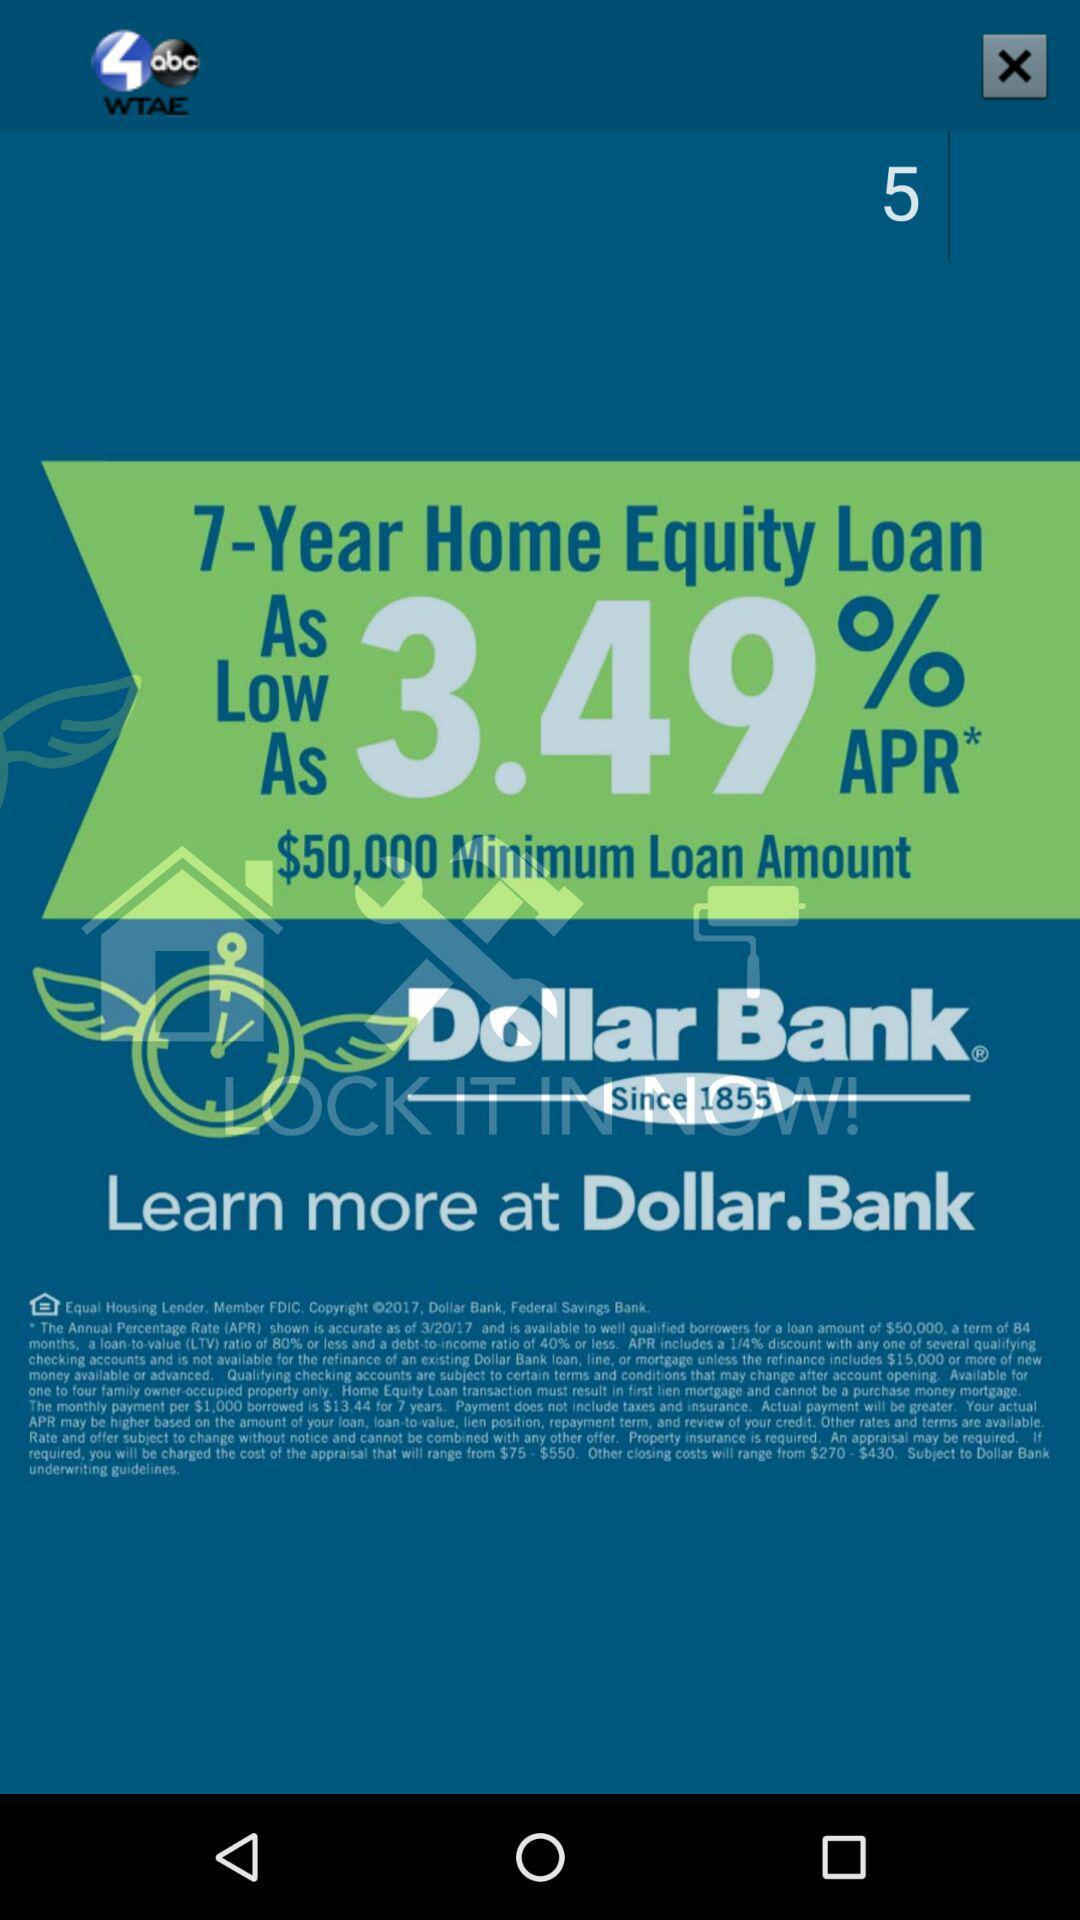  What do you see at coordinates (1014, 70) in the screenshot?
I see `the close icon` at bounding box center [1014, 70].